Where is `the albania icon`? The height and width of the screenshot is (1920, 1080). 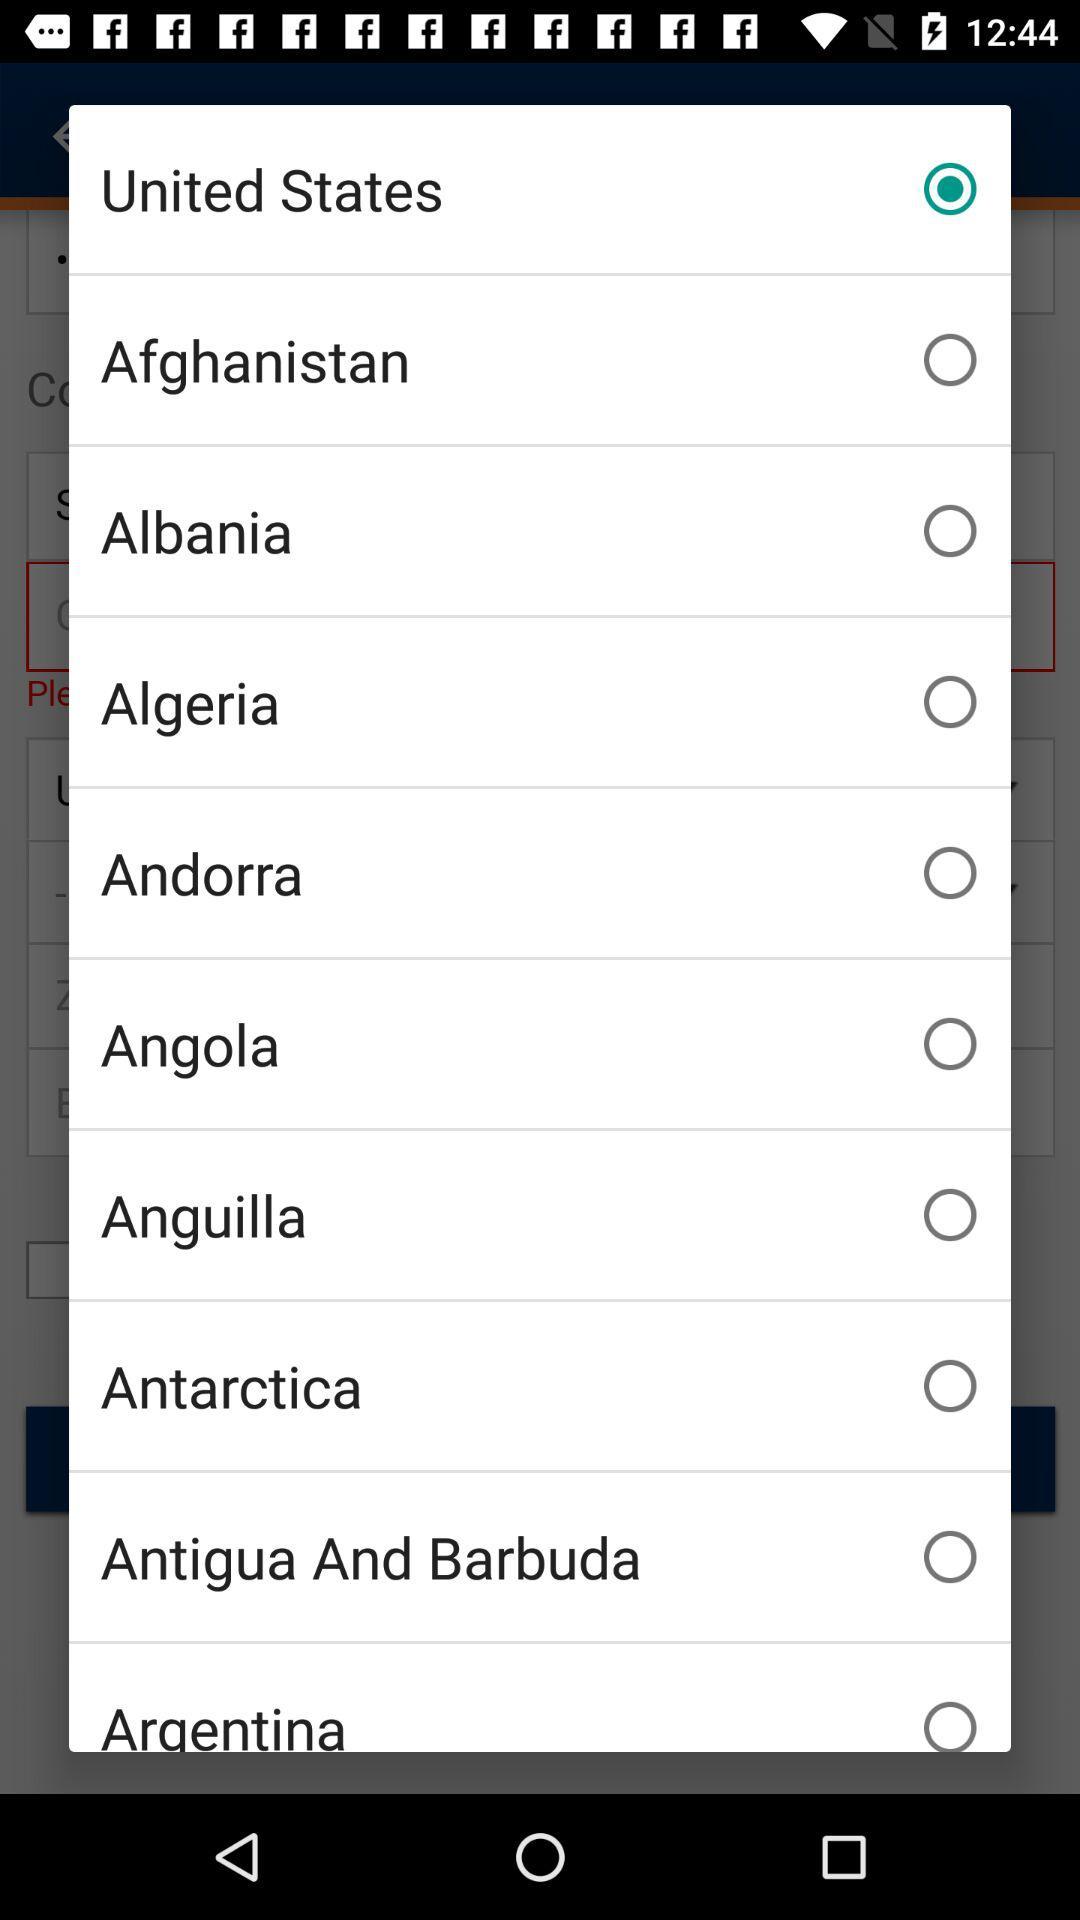 the albania icon is located at coordinates (540, 531).